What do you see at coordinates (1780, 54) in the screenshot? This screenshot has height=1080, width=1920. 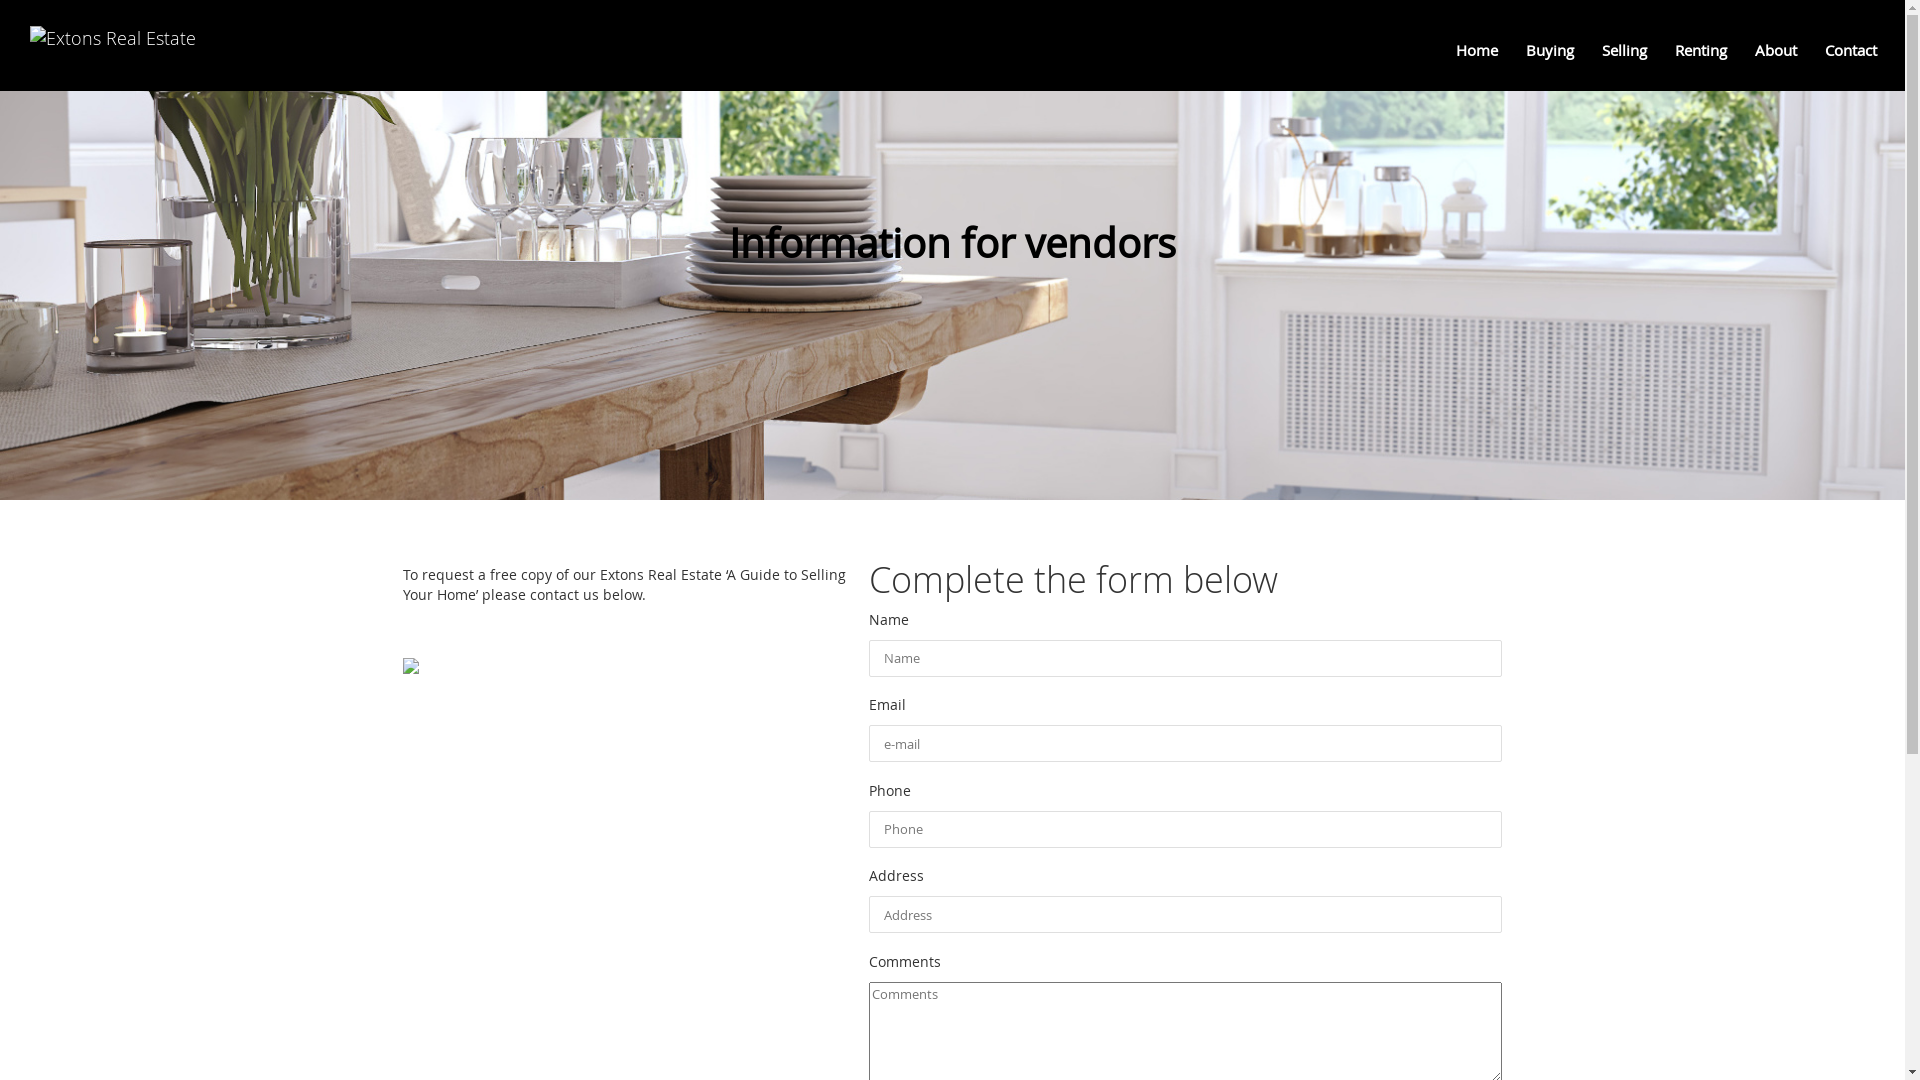 I see `'About  '` at bounding box center [1780, 54].